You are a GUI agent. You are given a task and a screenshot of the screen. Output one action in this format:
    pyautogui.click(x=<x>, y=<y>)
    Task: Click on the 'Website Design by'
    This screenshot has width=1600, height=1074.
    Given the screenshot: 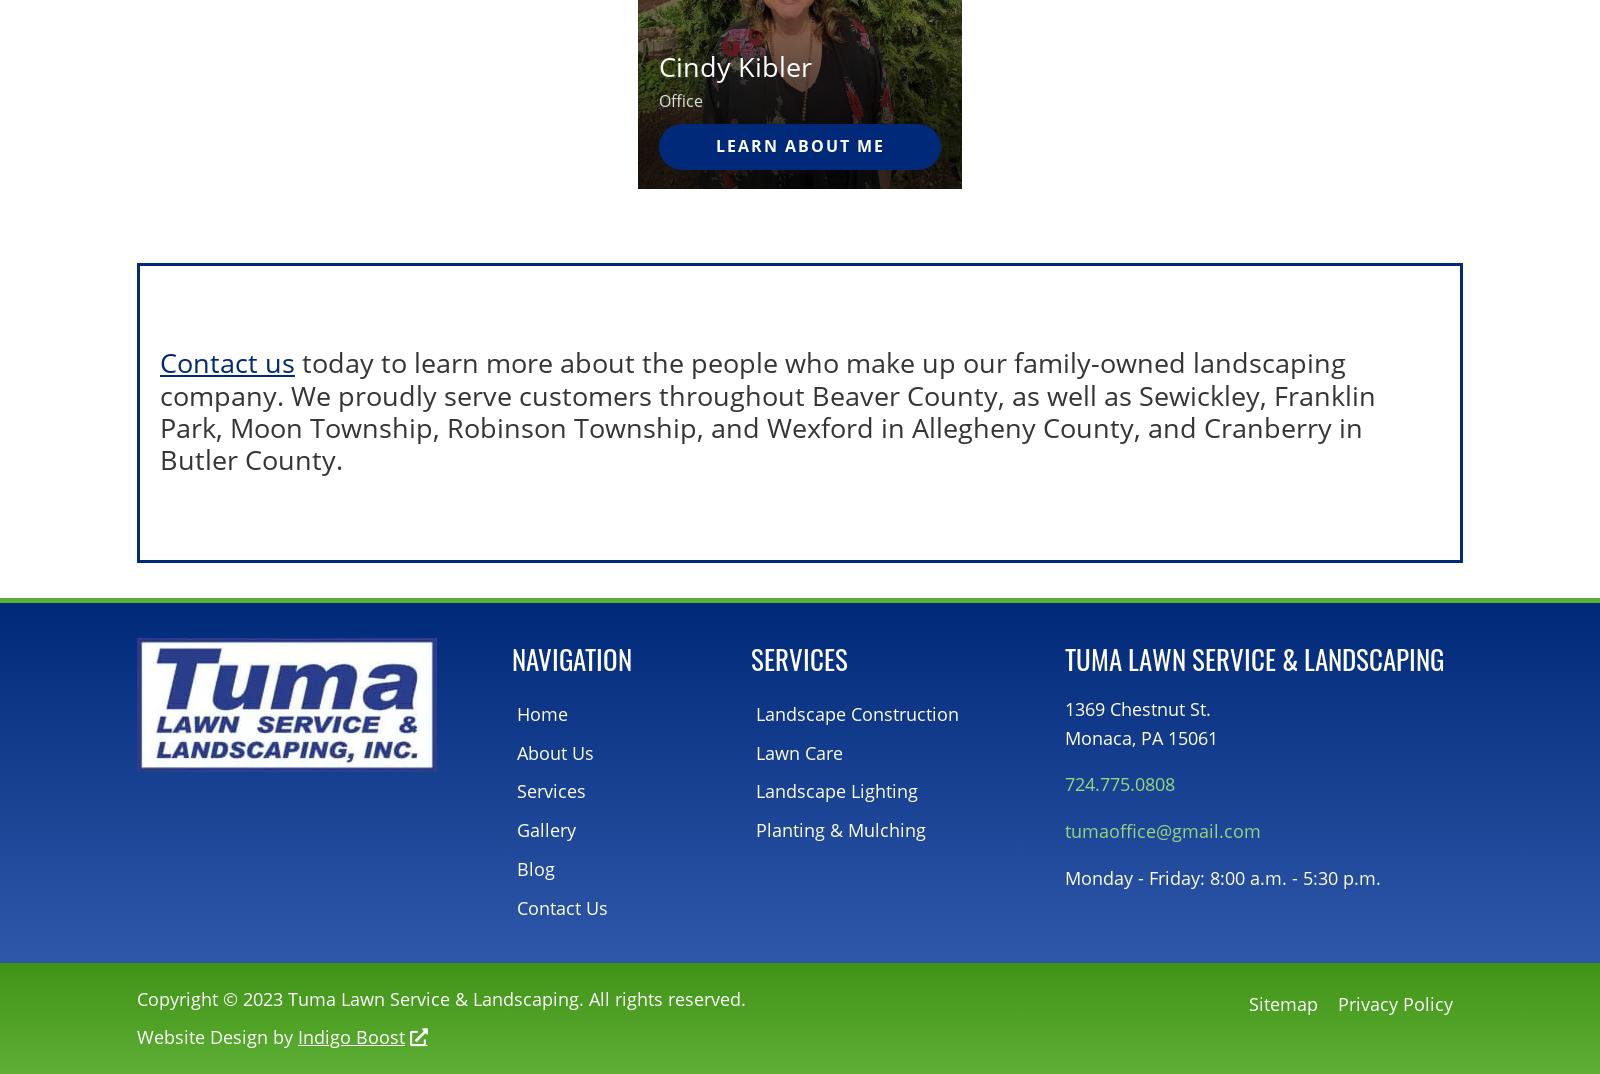 What is the action you would take?
    pyautogui.click(x=217, y=1036)
    